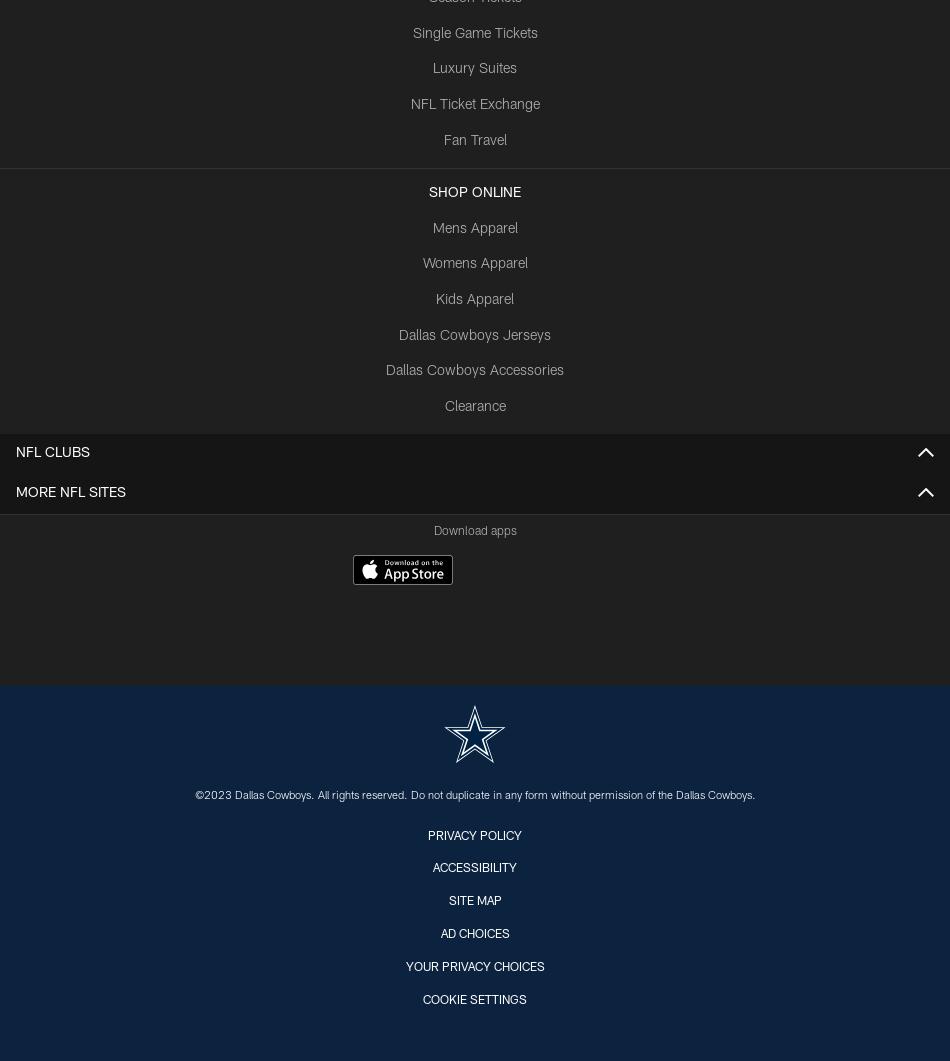  What do you see at coordinates (473, 105) in the screenshot?
I see `'NFL Ticket Exchange'` at bounding box center [473, 105].